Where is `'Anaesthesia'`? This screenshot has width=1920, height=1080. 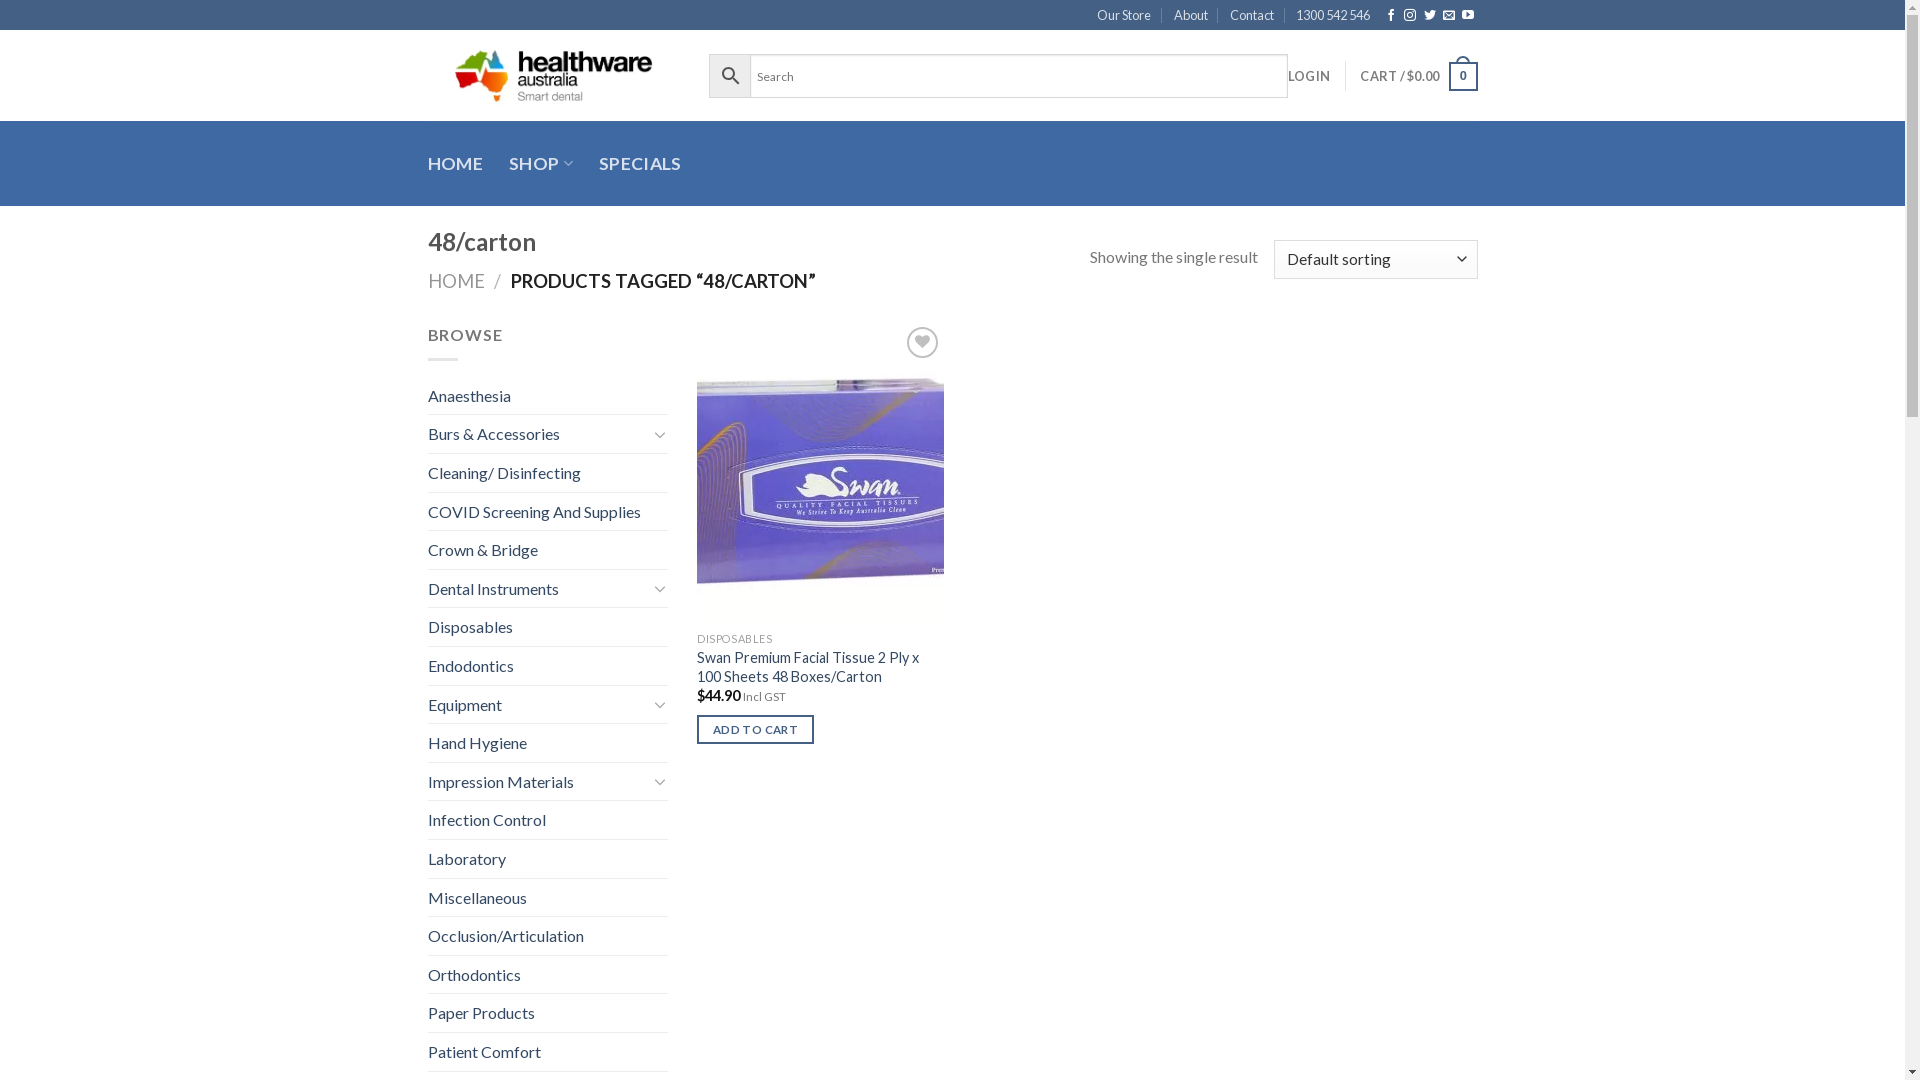
'Anaesthesia' is located at coordinates (547, 396).